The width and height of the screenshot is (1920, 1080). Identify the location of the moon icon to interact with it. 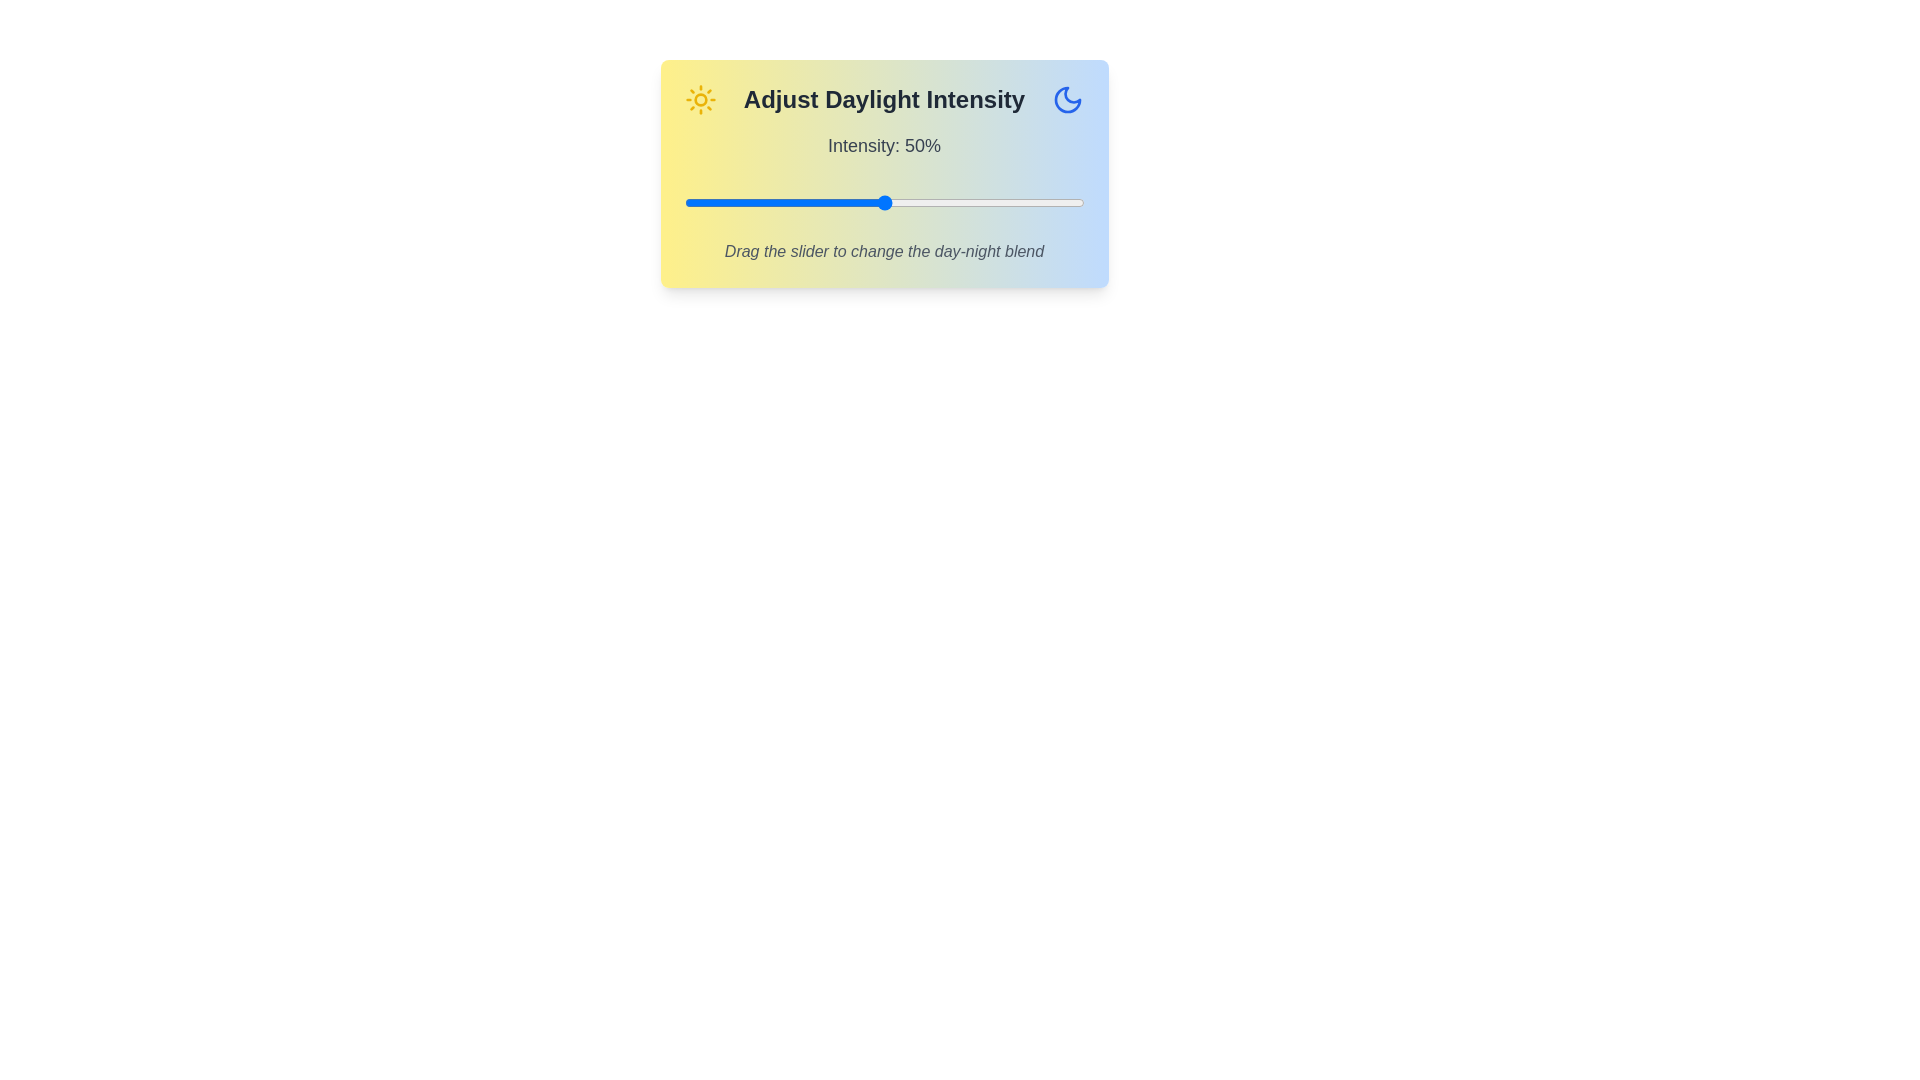
(1067, 100).